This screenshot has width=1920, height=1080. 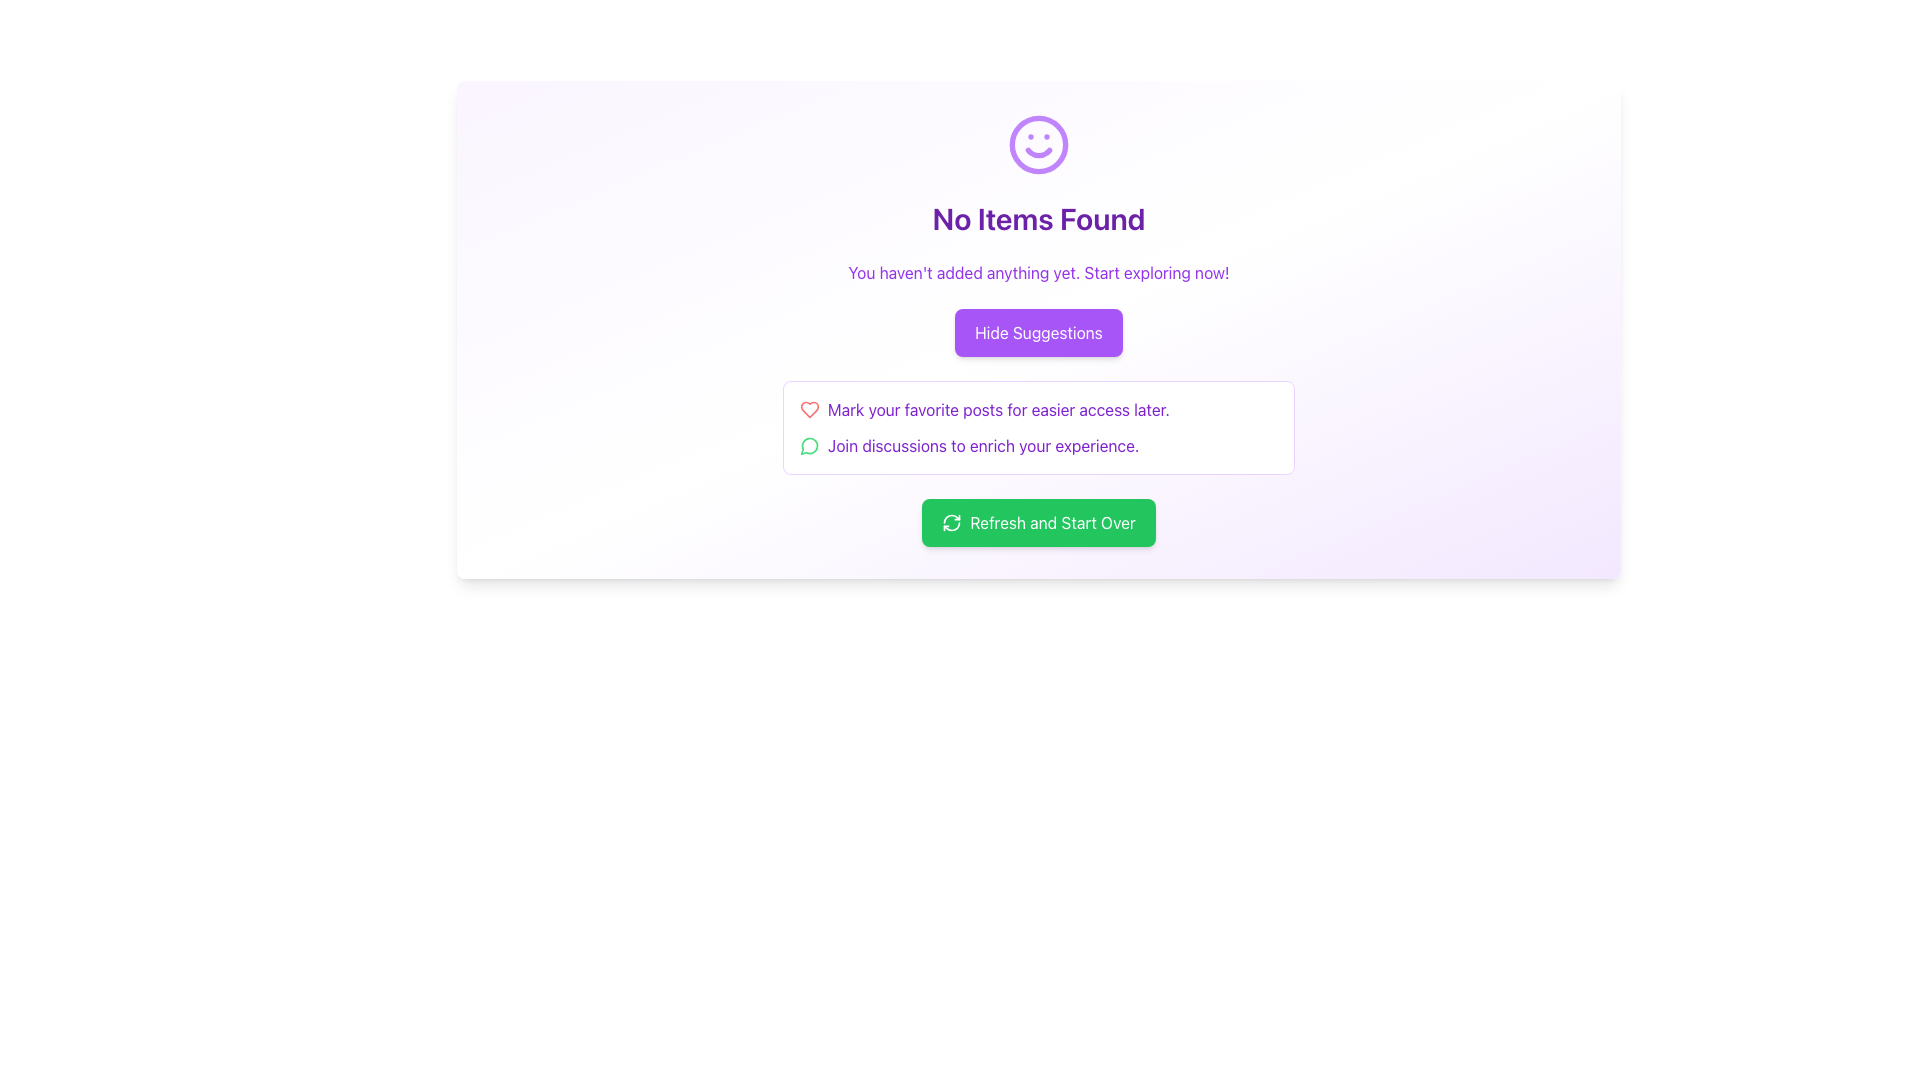 I want to click on the green rectangular button labeled 'Refresh and Start Over' with a circular arrow icon, so click(x=1038, y=522).